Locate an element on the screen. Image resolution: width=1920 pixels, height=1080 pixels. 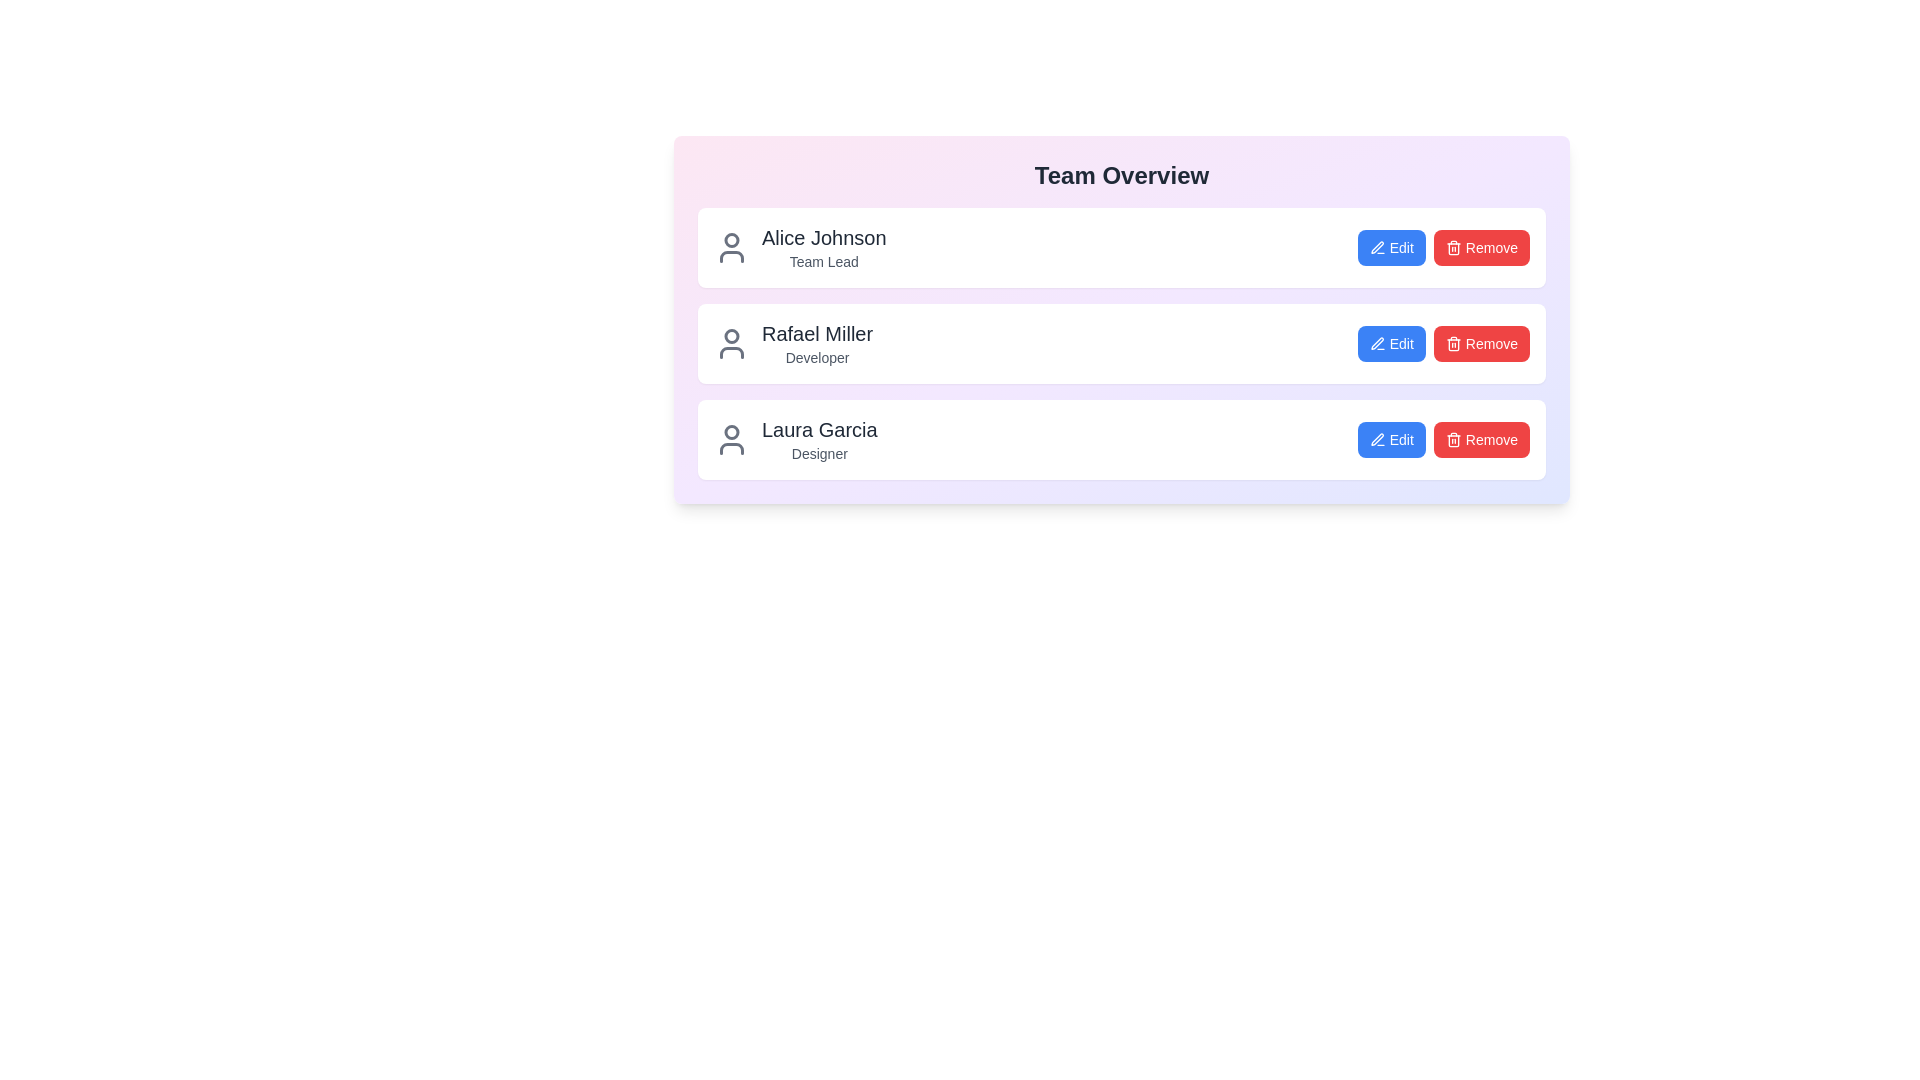
the 'Team Overview' title by clicking on its center is located at coordinates (1122, 175).